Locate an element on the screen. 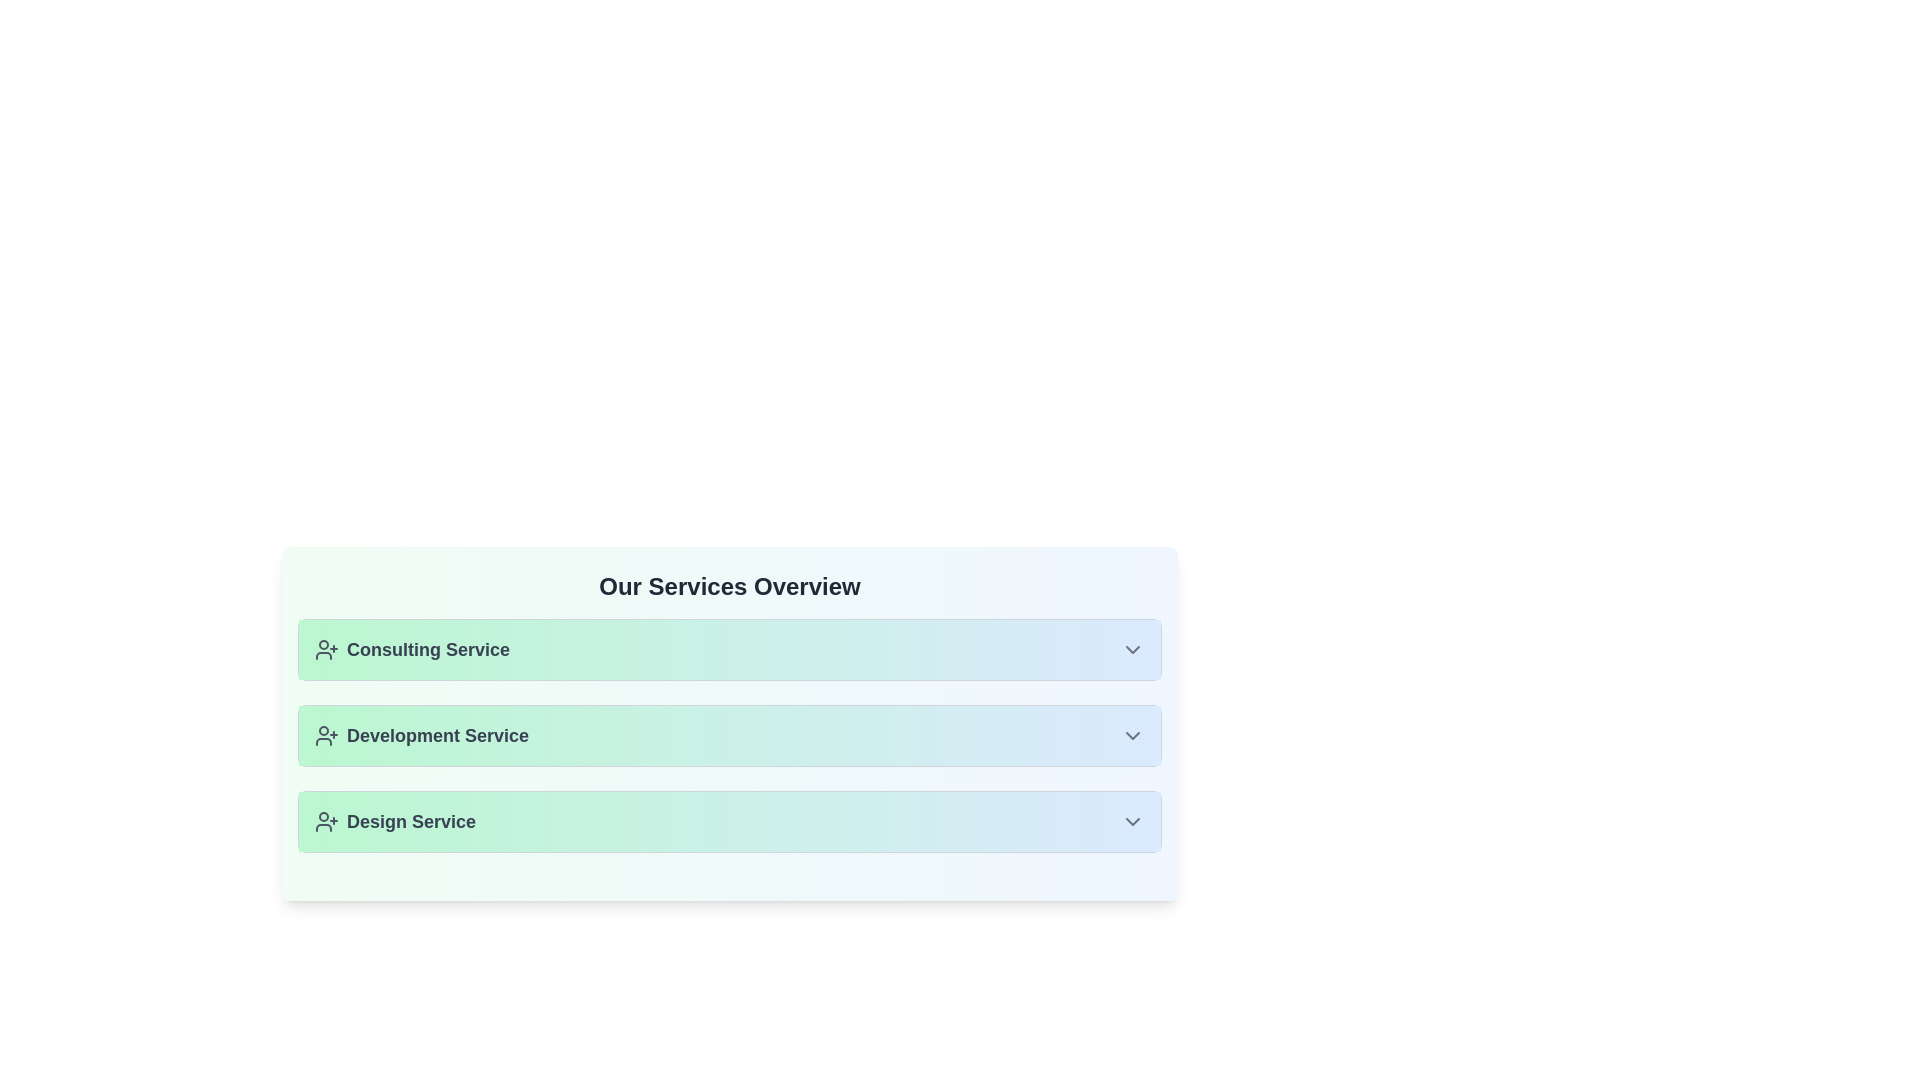 The height and width of the screenshot is (1080, 1920). the 'user-plus' icon, which is a circular icon with a '+' symbol, located to the left of the 'Design Service' text in the third row of 'Our Services Overview' is located at coordinates (326, 821).